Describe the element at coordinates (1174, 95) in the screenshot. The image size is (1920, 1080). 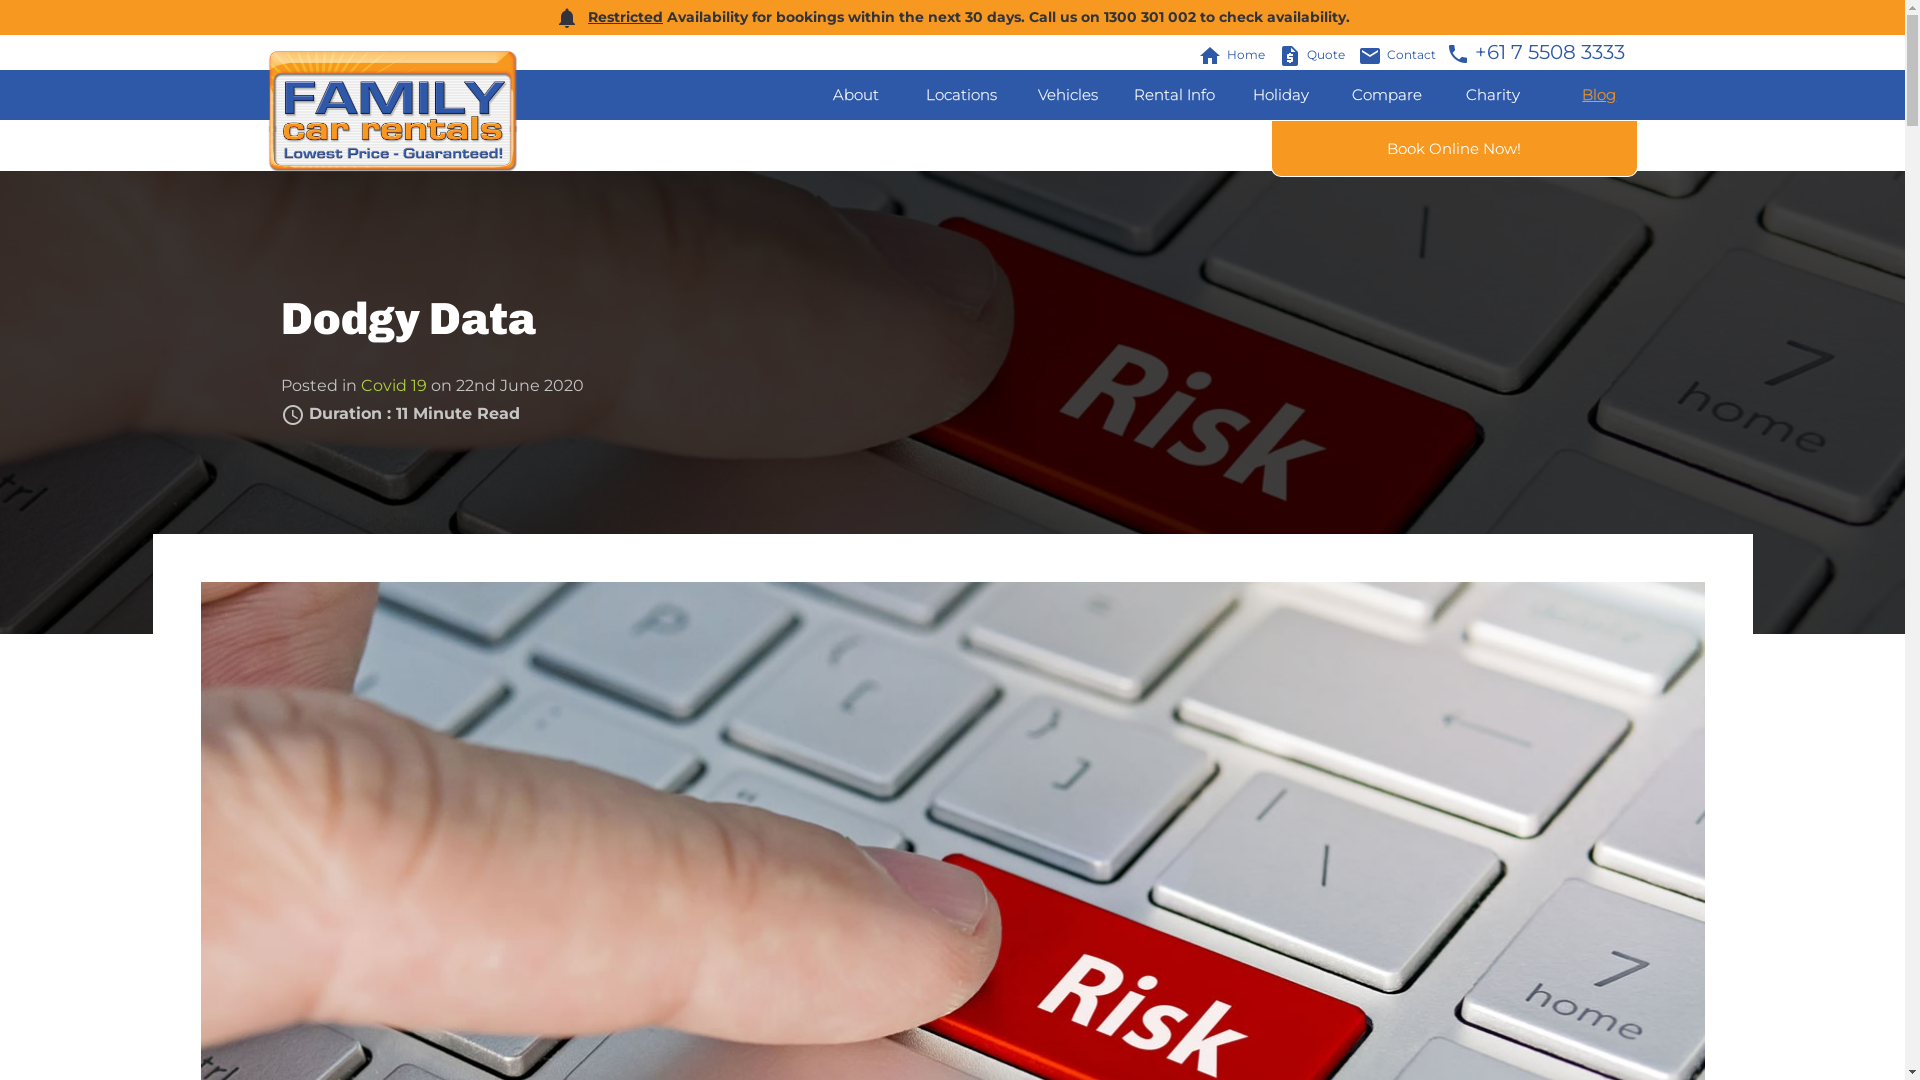
I see `'Rental Info'` at that location.